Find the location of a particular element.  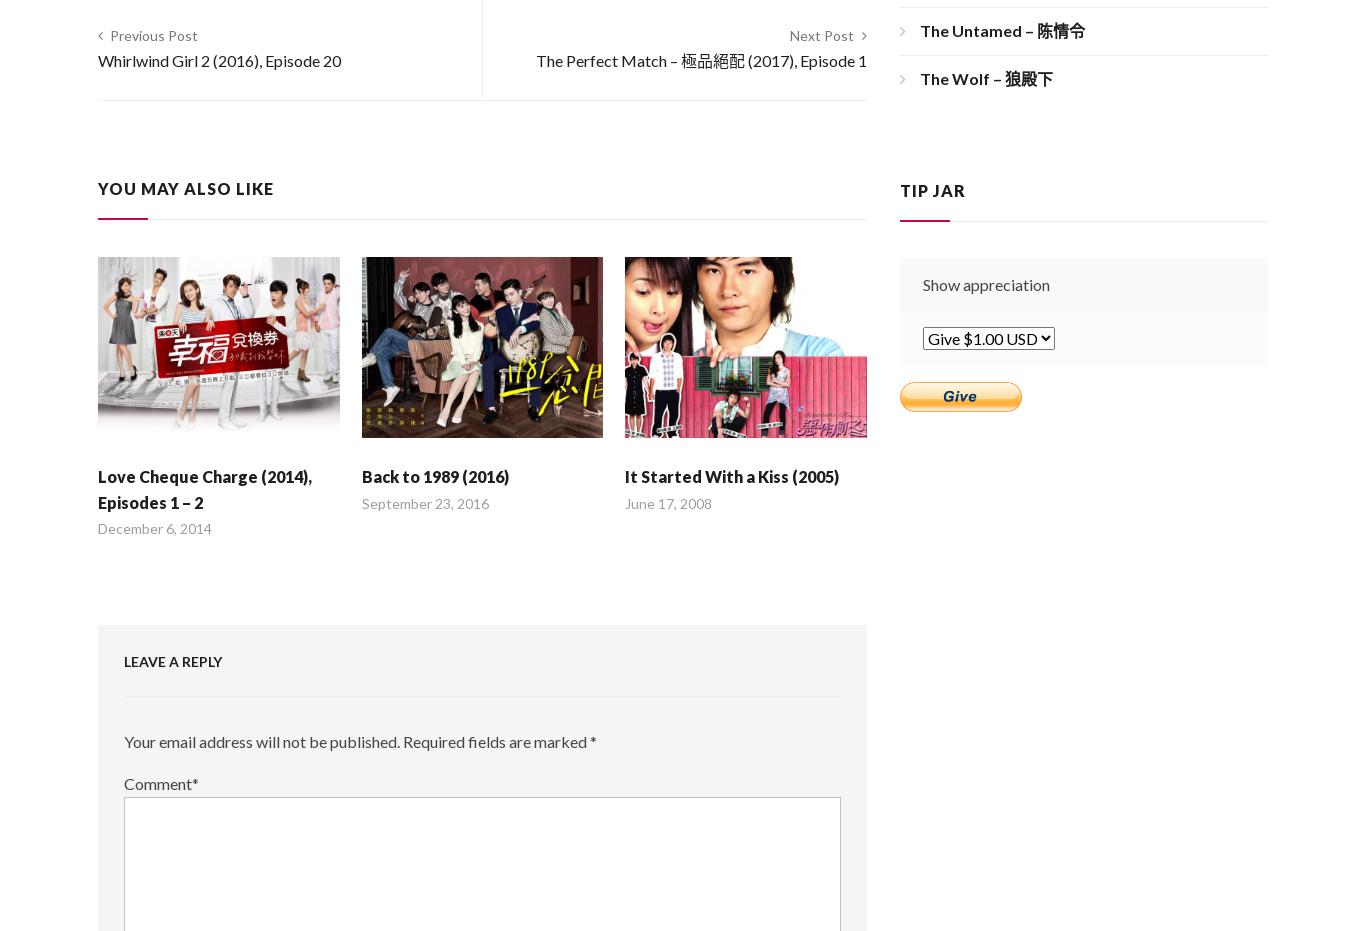

'Next Post' is located at coordinates (821, 34).